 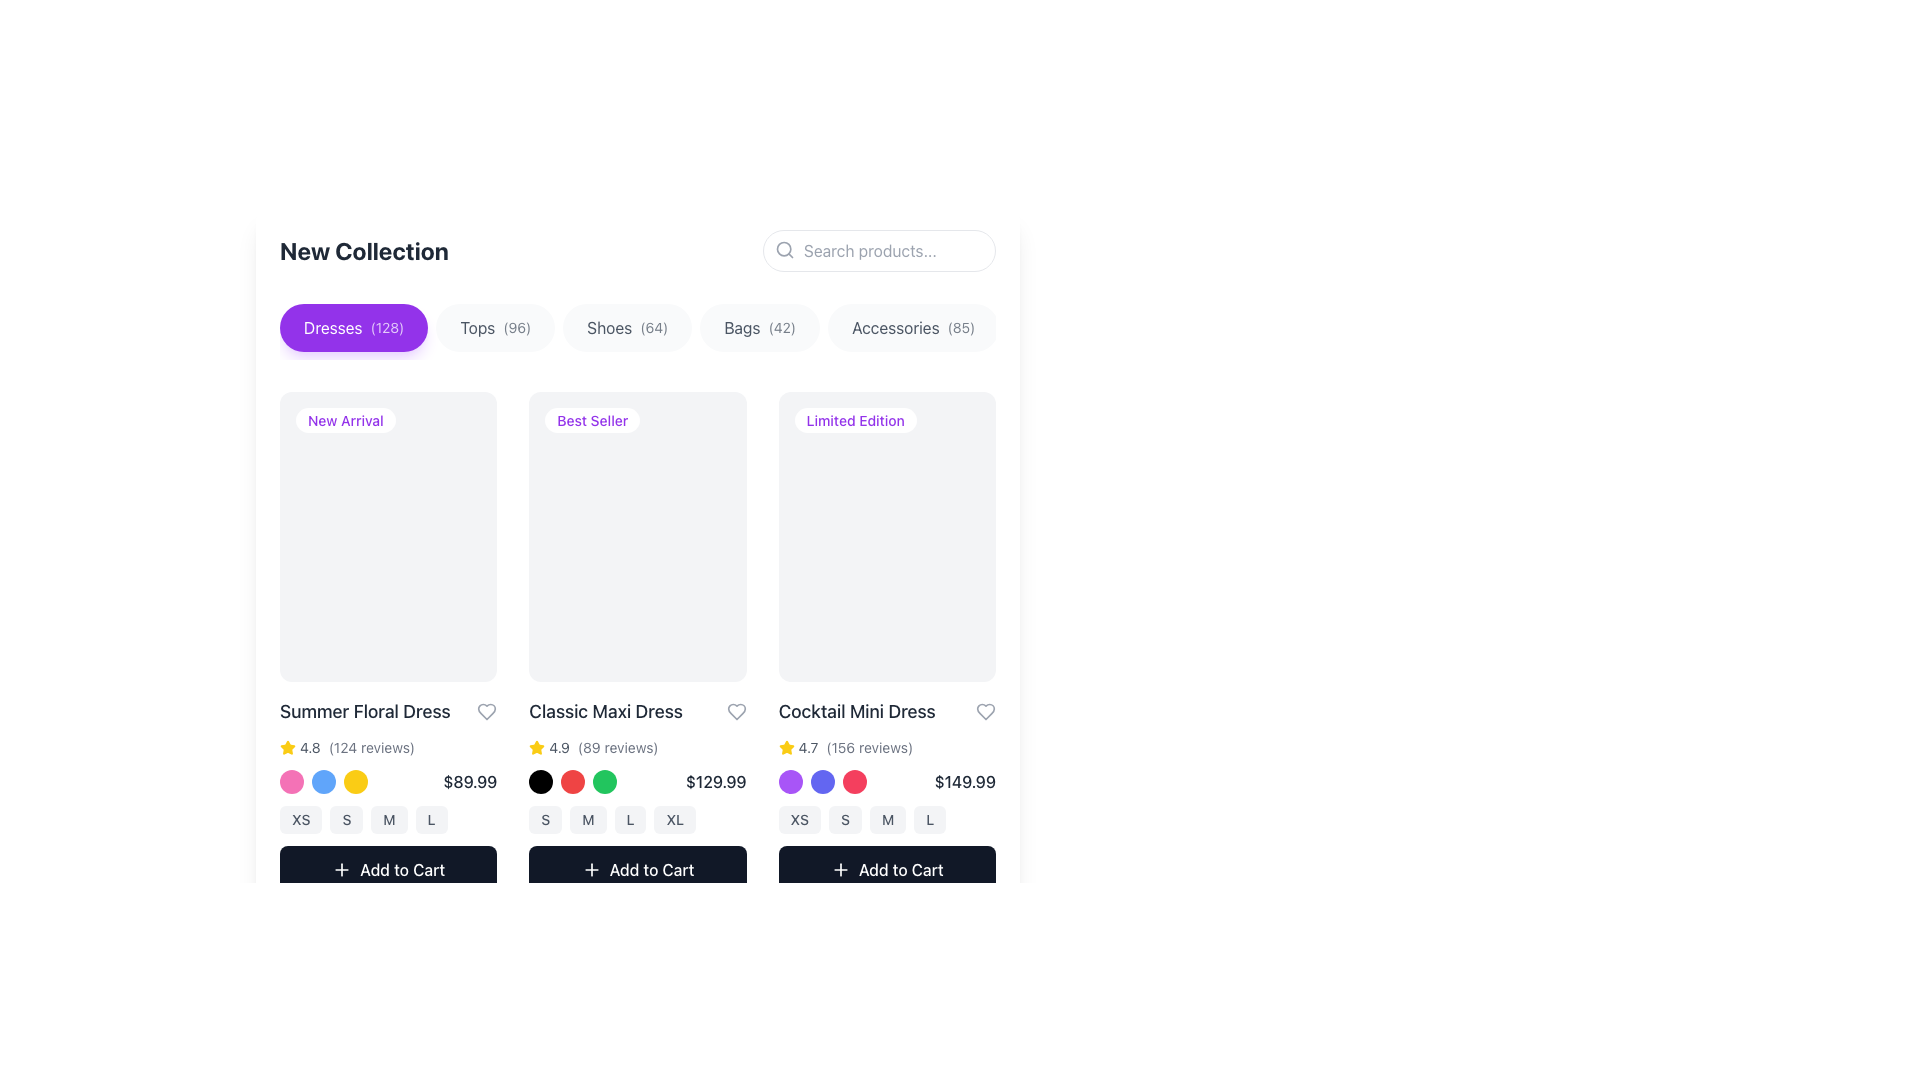 I want to click on the 'XS' size selection button located below the product information for the 'Summer Floral Dress' in the leftmost product card, so click(x=300, y=819).